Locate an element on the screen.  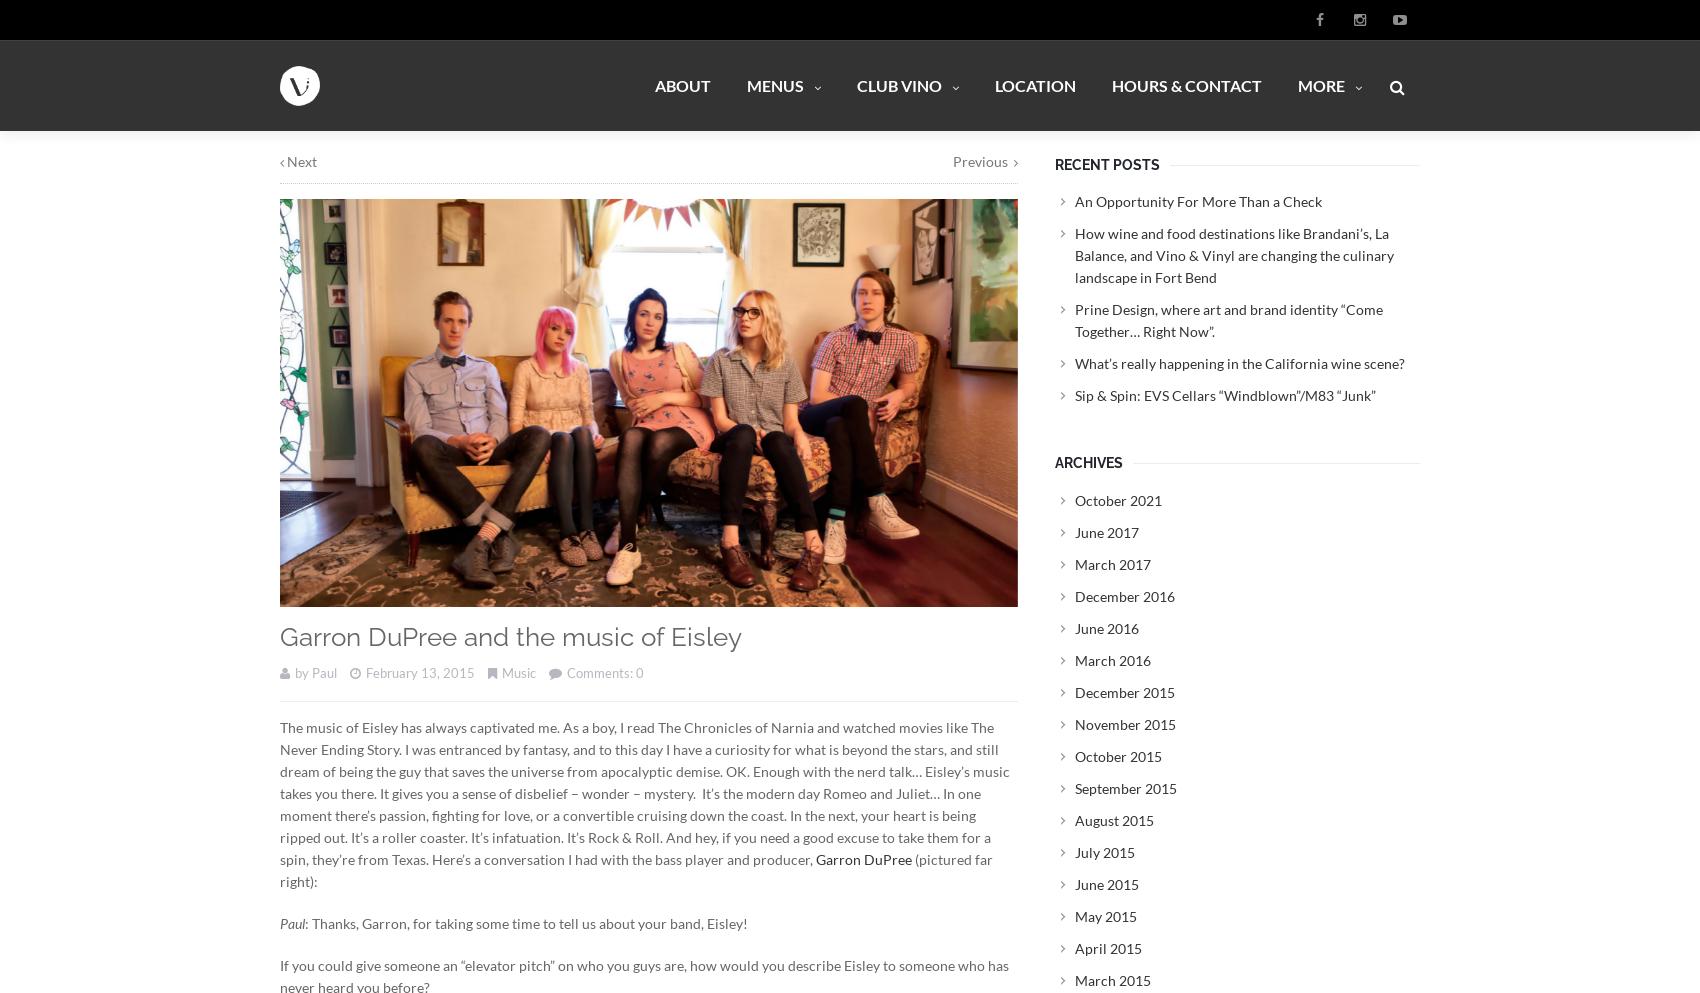
'THE STORY' is located at coordinates (1326, 181).